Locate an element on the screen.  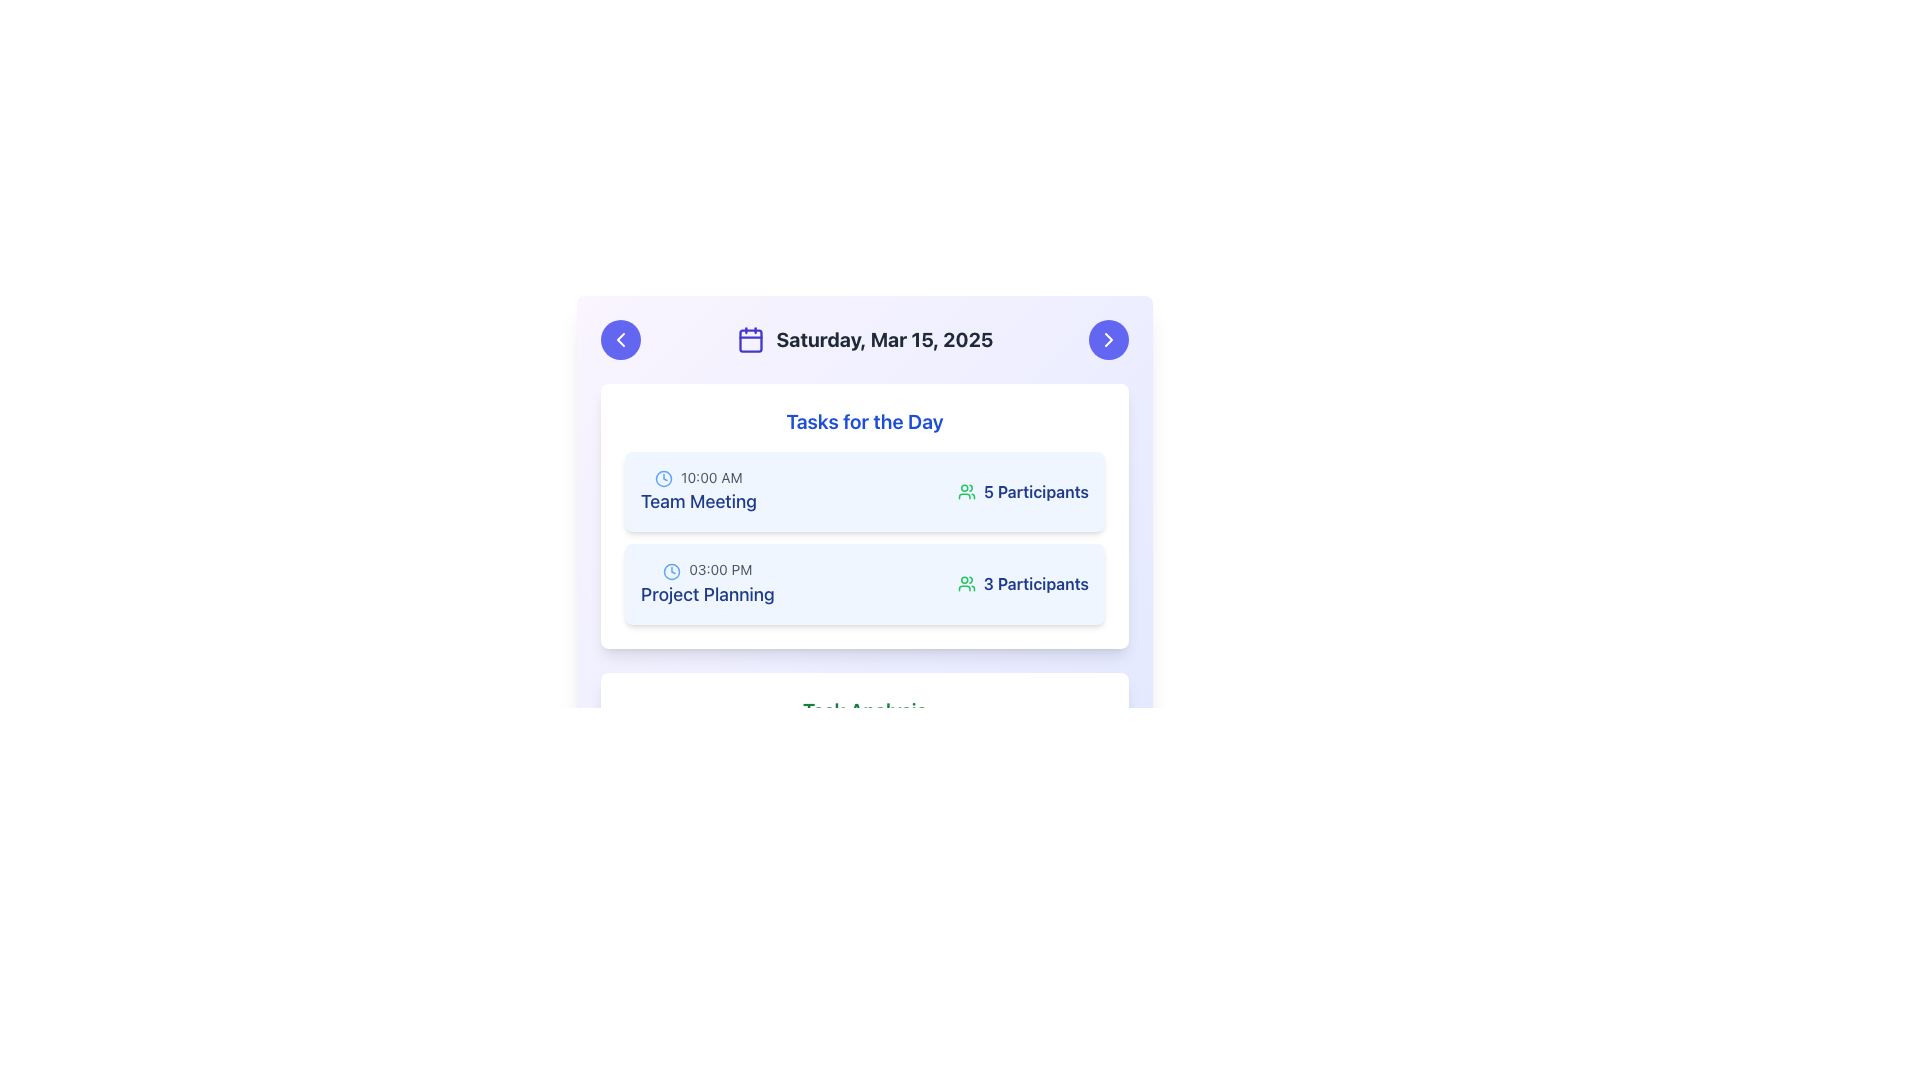
the label displaying '03:00 PM' which is styled in a small gray font and located at the top-left of the 'Project Planning' card, next to a blue clock icon is located at coordinates (707, 570).